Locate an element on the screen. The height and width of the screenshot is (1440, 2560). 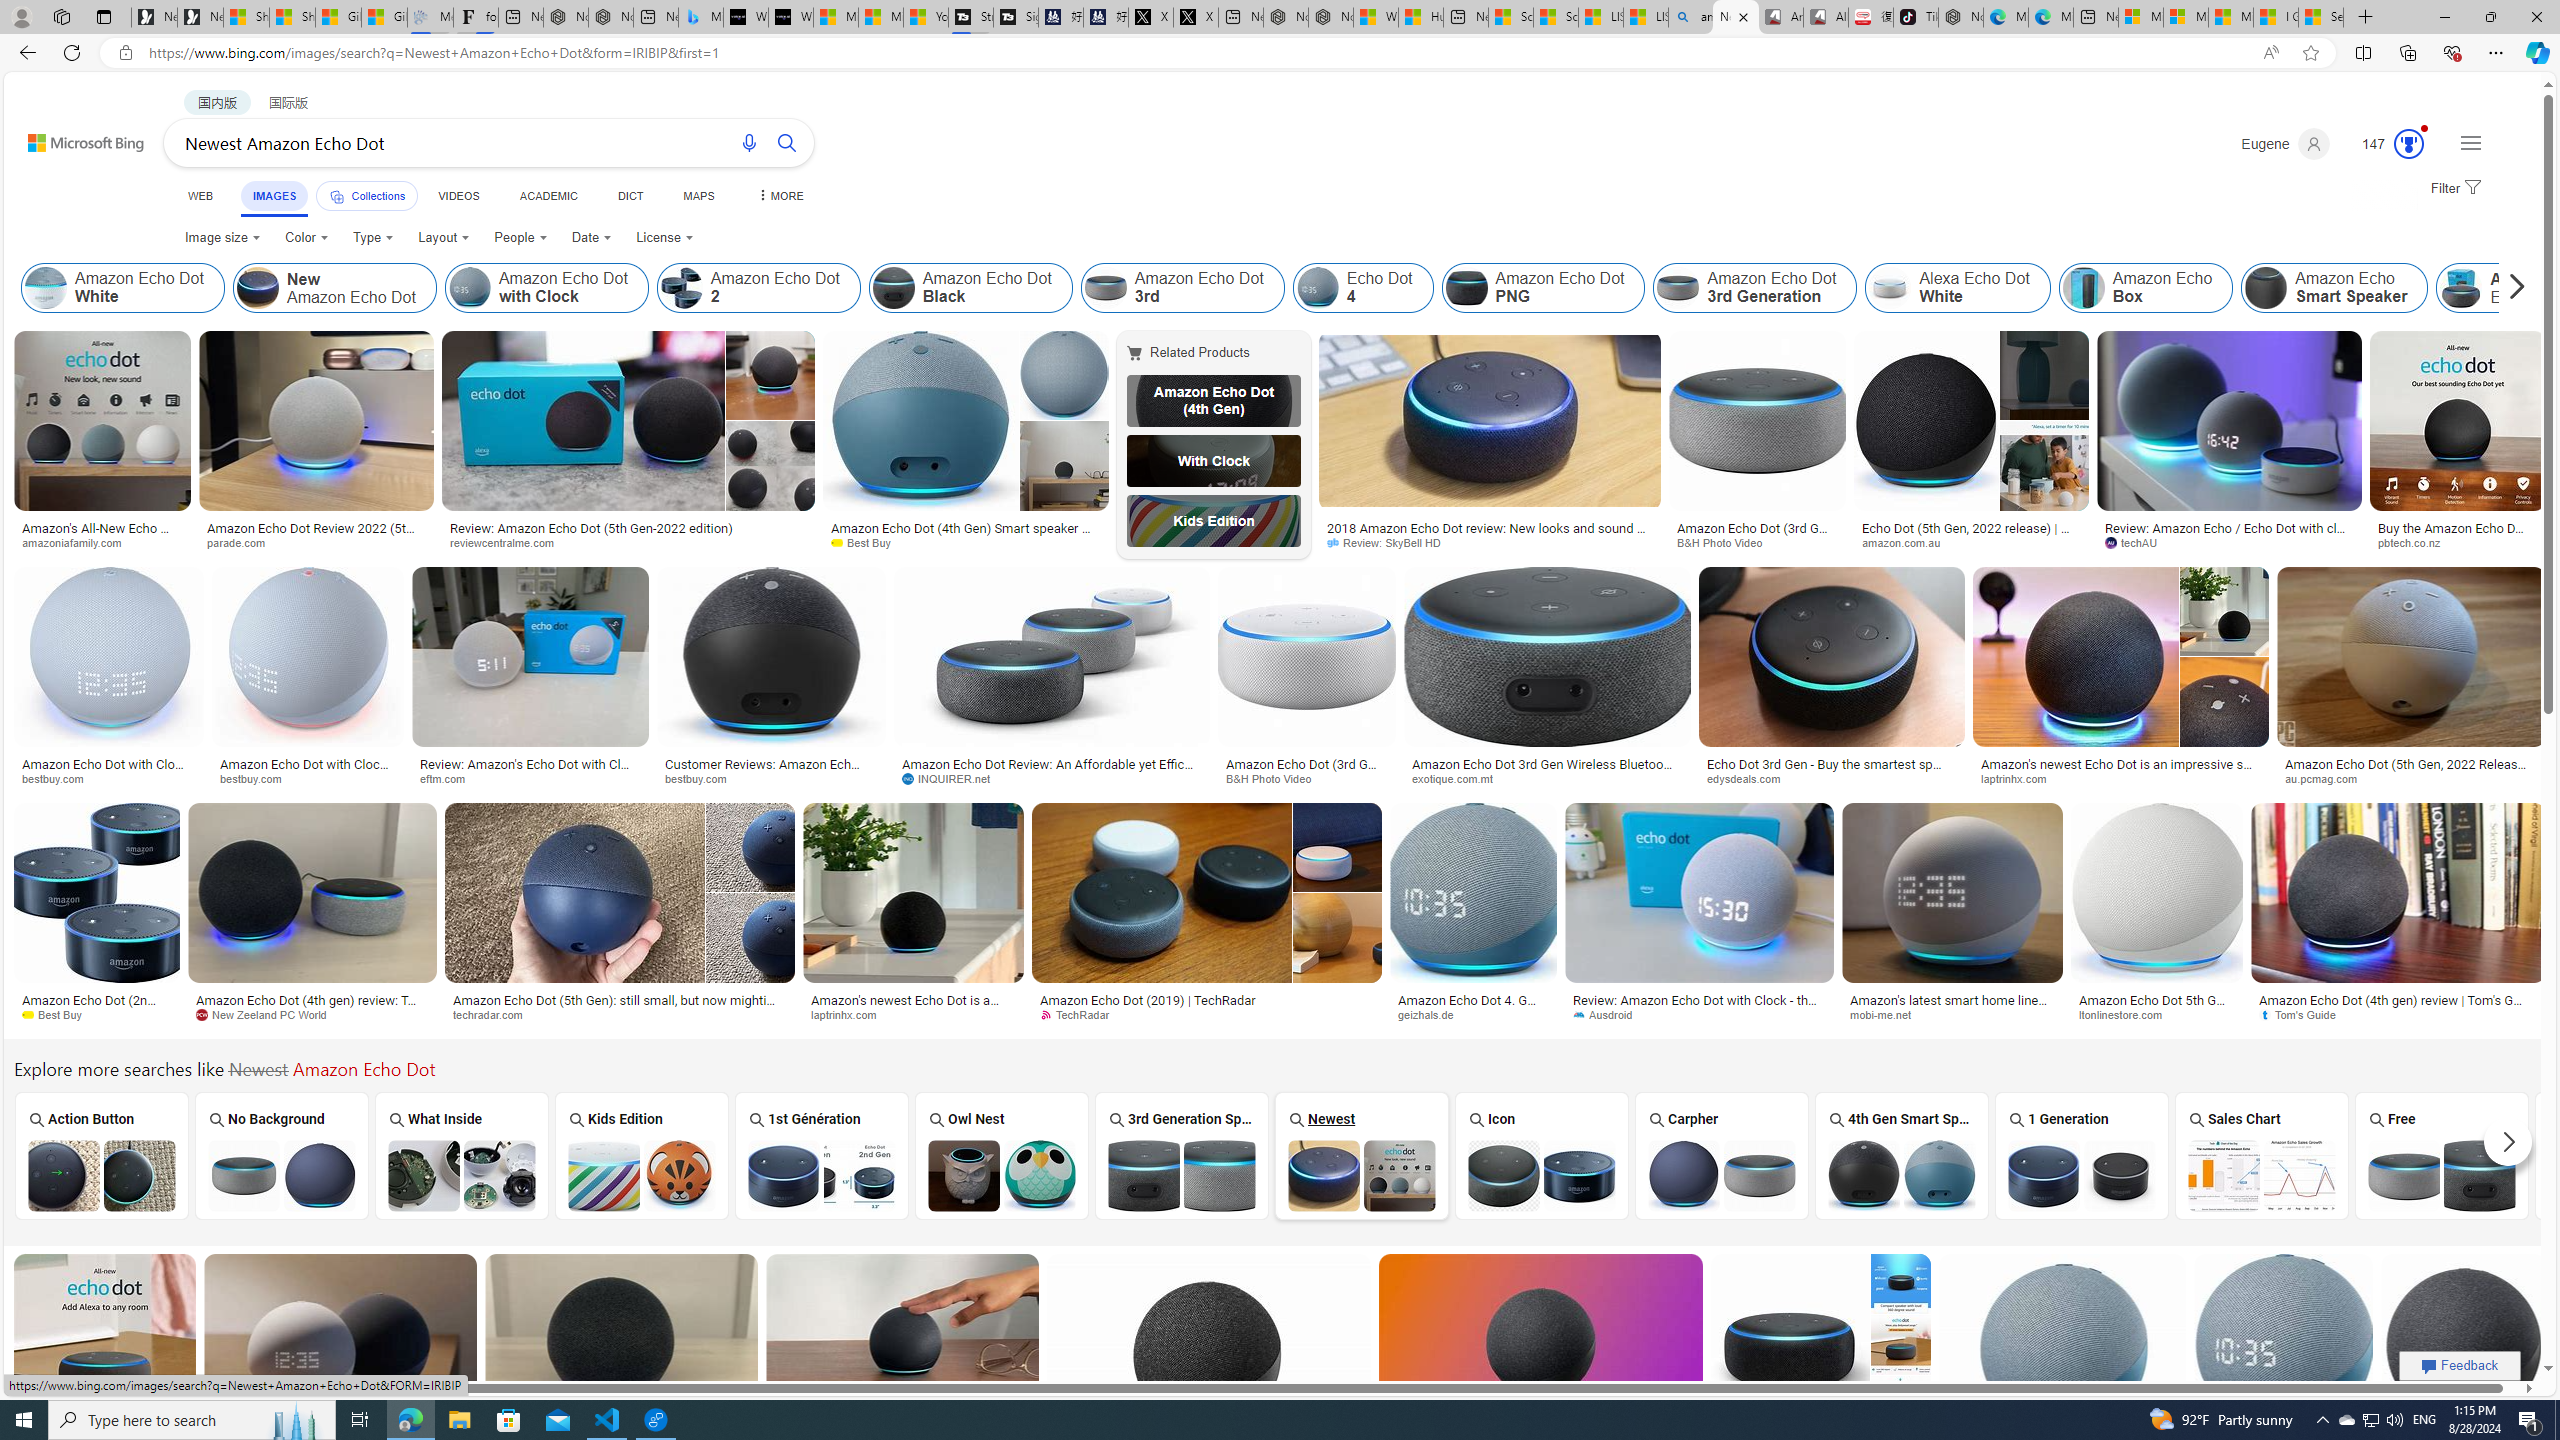
'Ausdroid' is located at coordinates (1697, 1014).